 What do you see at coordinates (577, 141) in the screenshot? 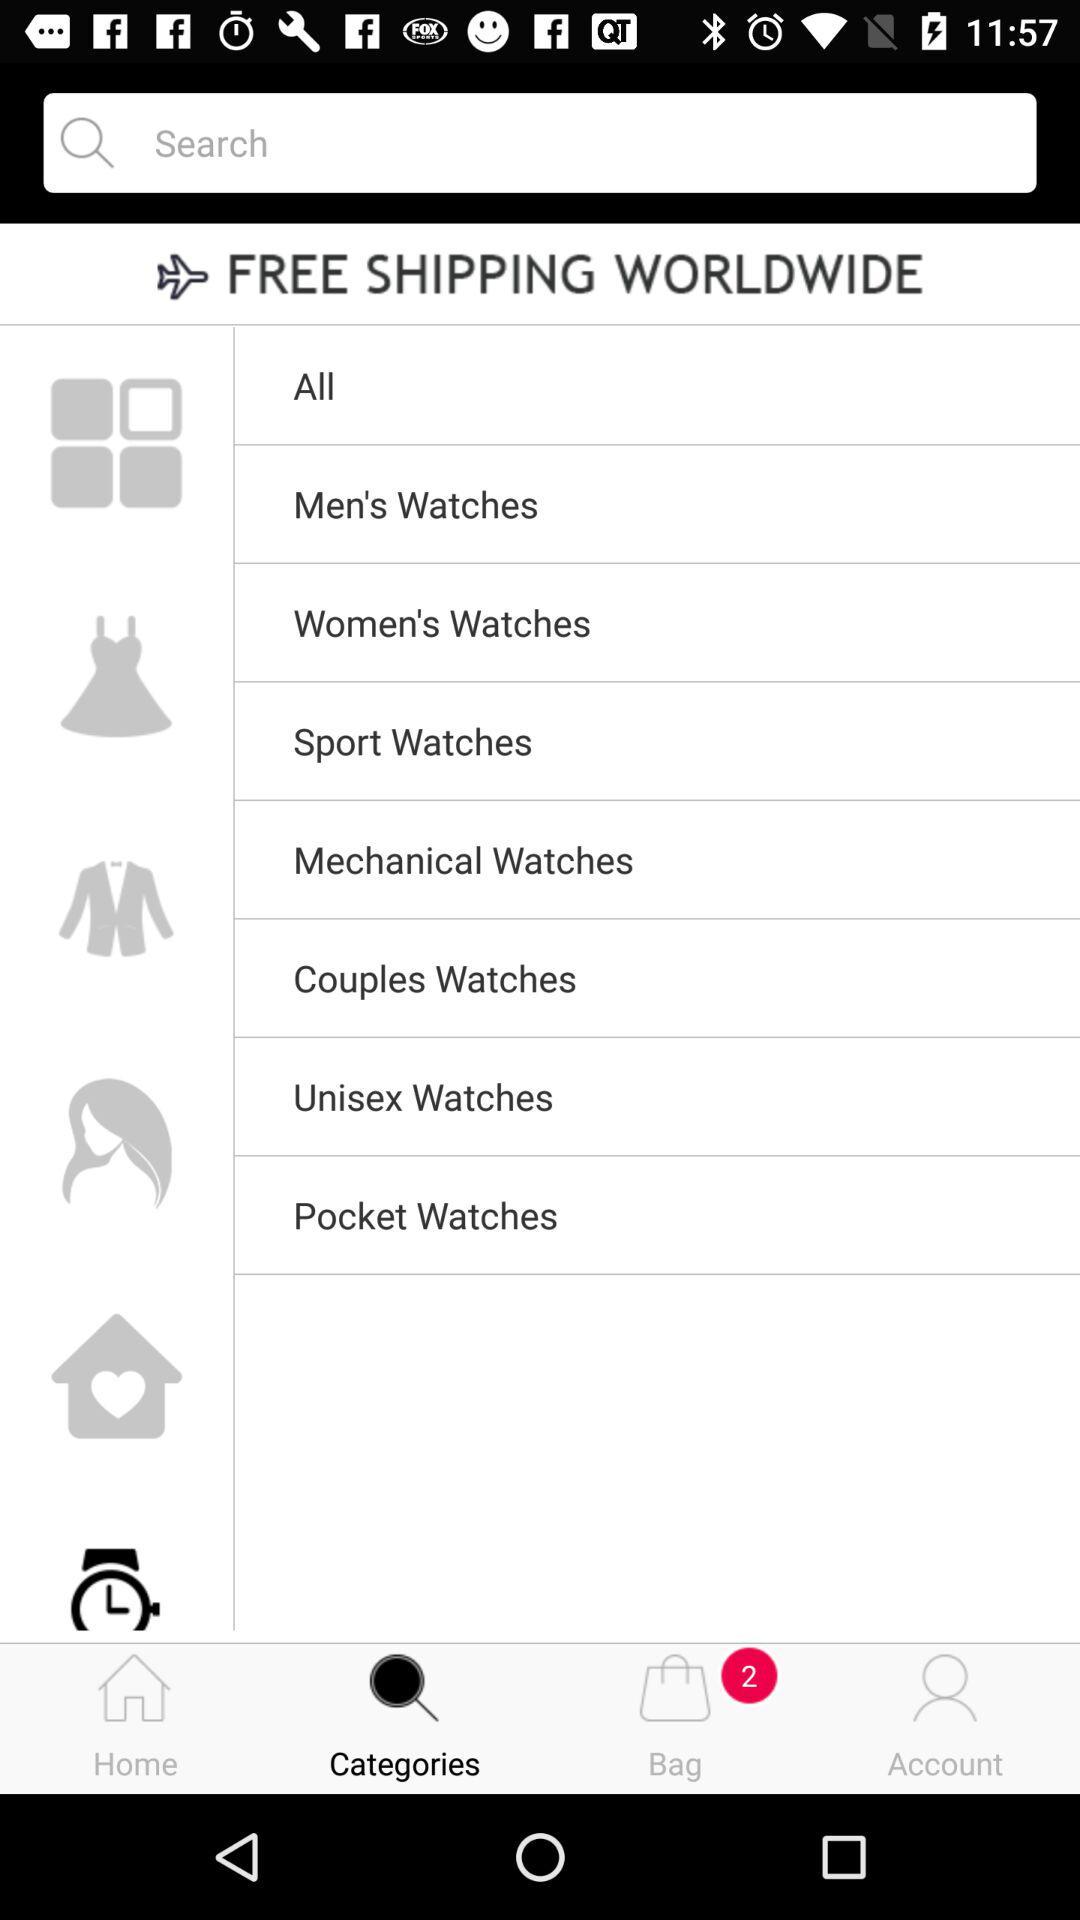
I see `search box` at bounding box center [577, 141].